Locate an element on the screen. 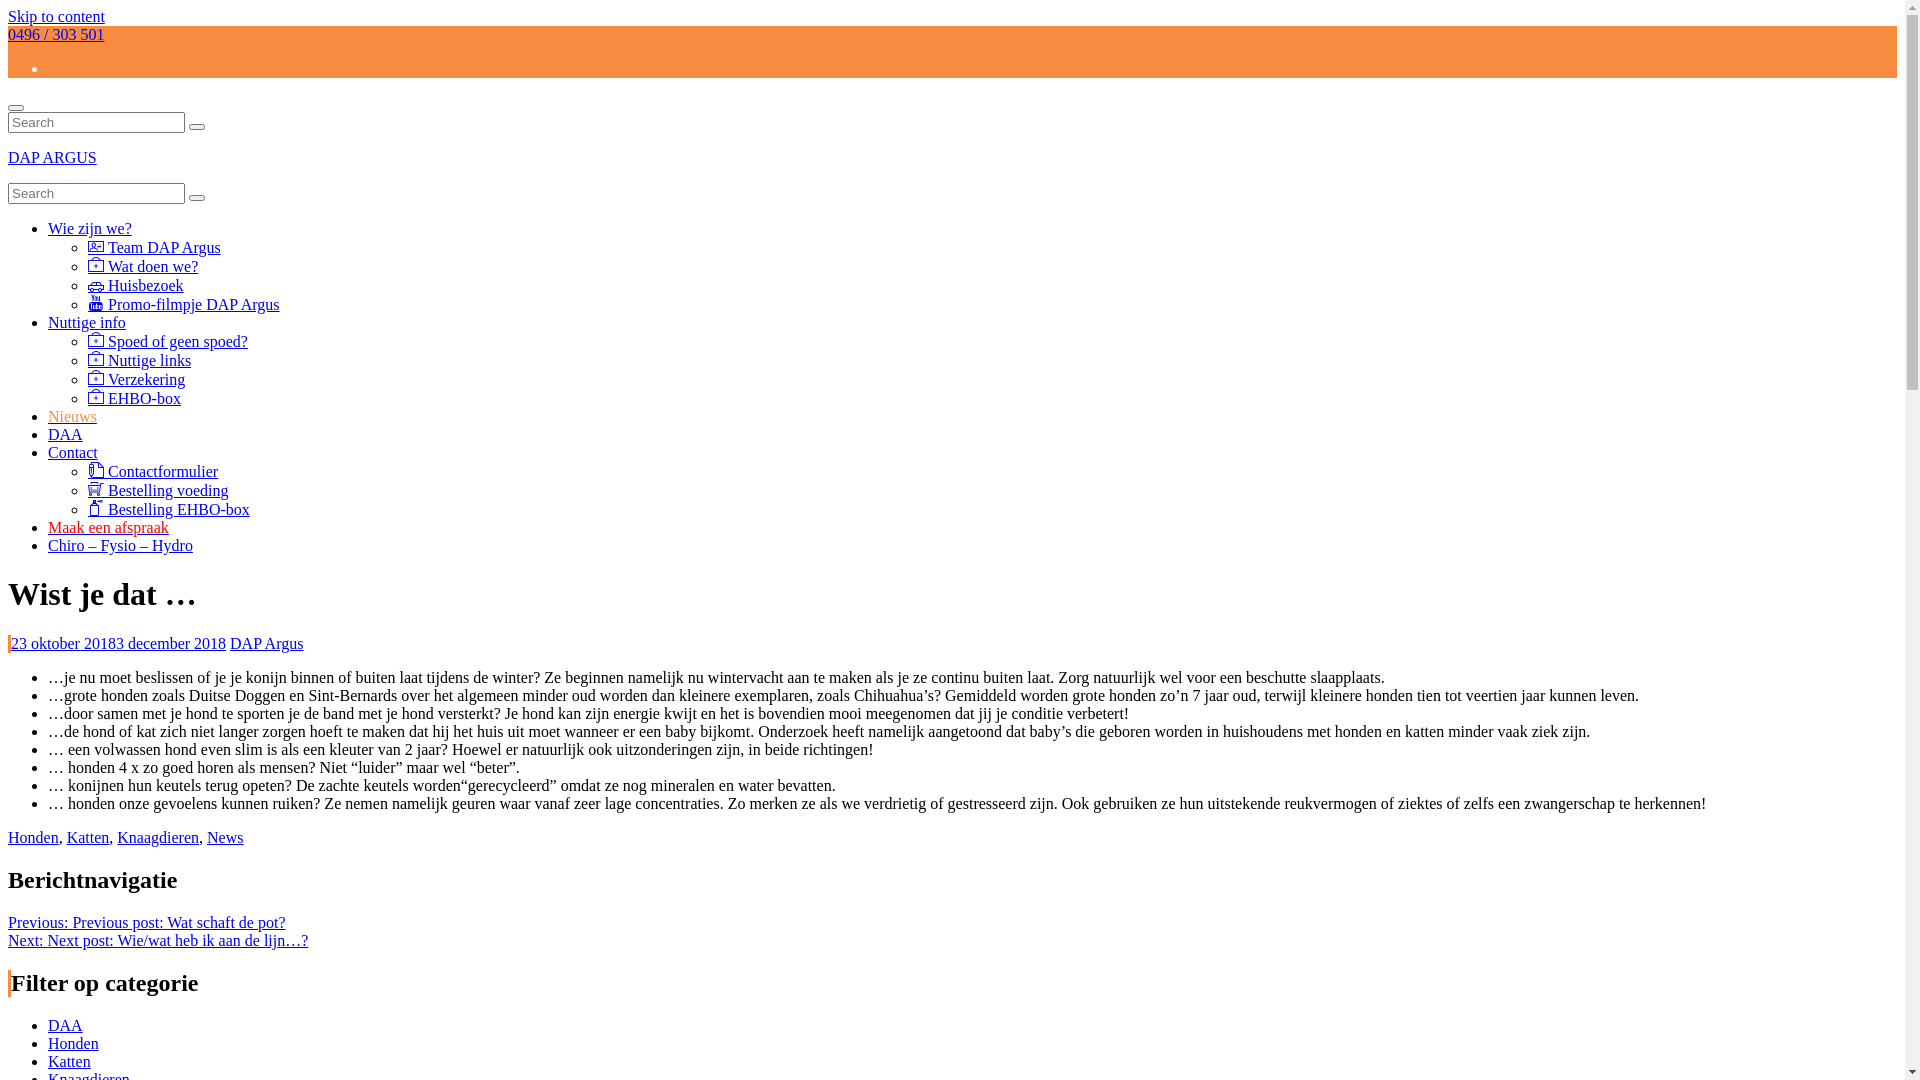 The image size is (1920, 1080). 'Wie zijn we?' is located at coordinates (89, 227).